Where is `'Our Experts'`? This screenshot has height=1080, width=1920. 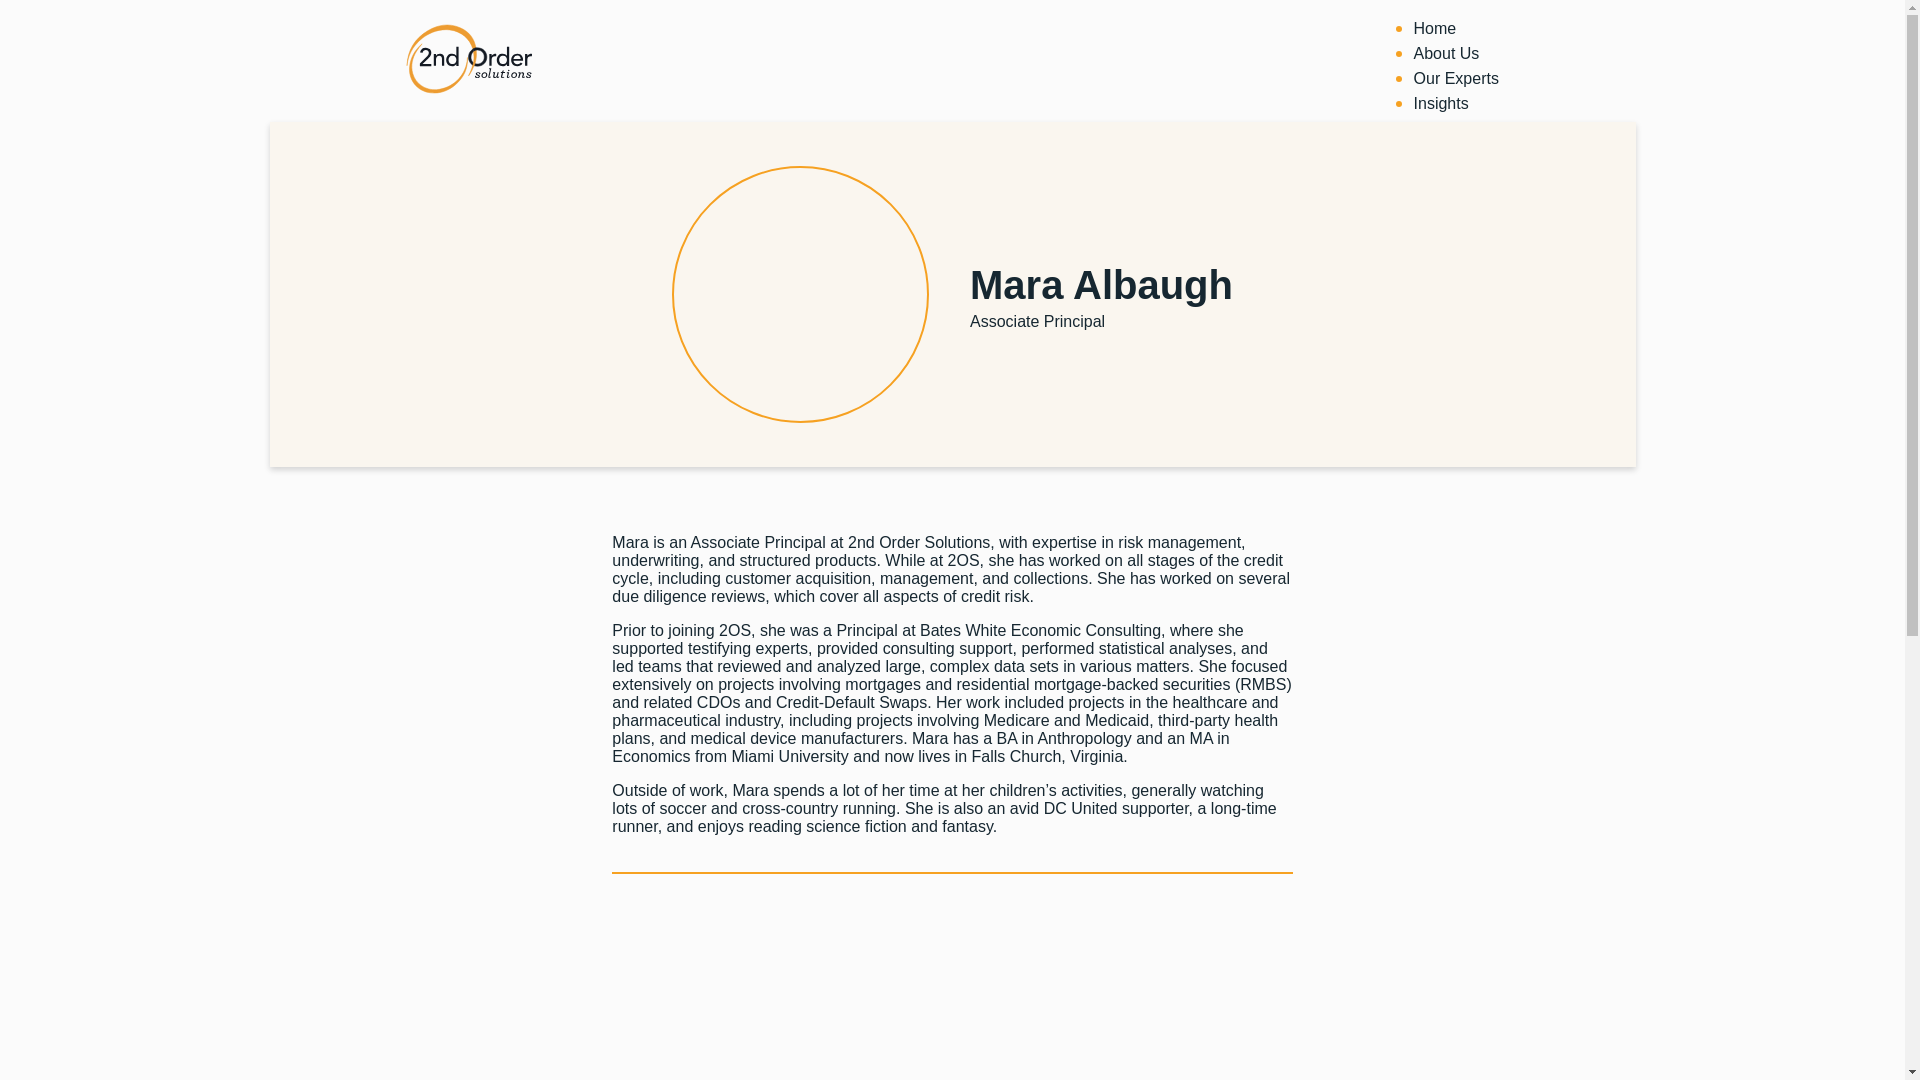
'Our Experts' is located at coordinates (1456, 77).